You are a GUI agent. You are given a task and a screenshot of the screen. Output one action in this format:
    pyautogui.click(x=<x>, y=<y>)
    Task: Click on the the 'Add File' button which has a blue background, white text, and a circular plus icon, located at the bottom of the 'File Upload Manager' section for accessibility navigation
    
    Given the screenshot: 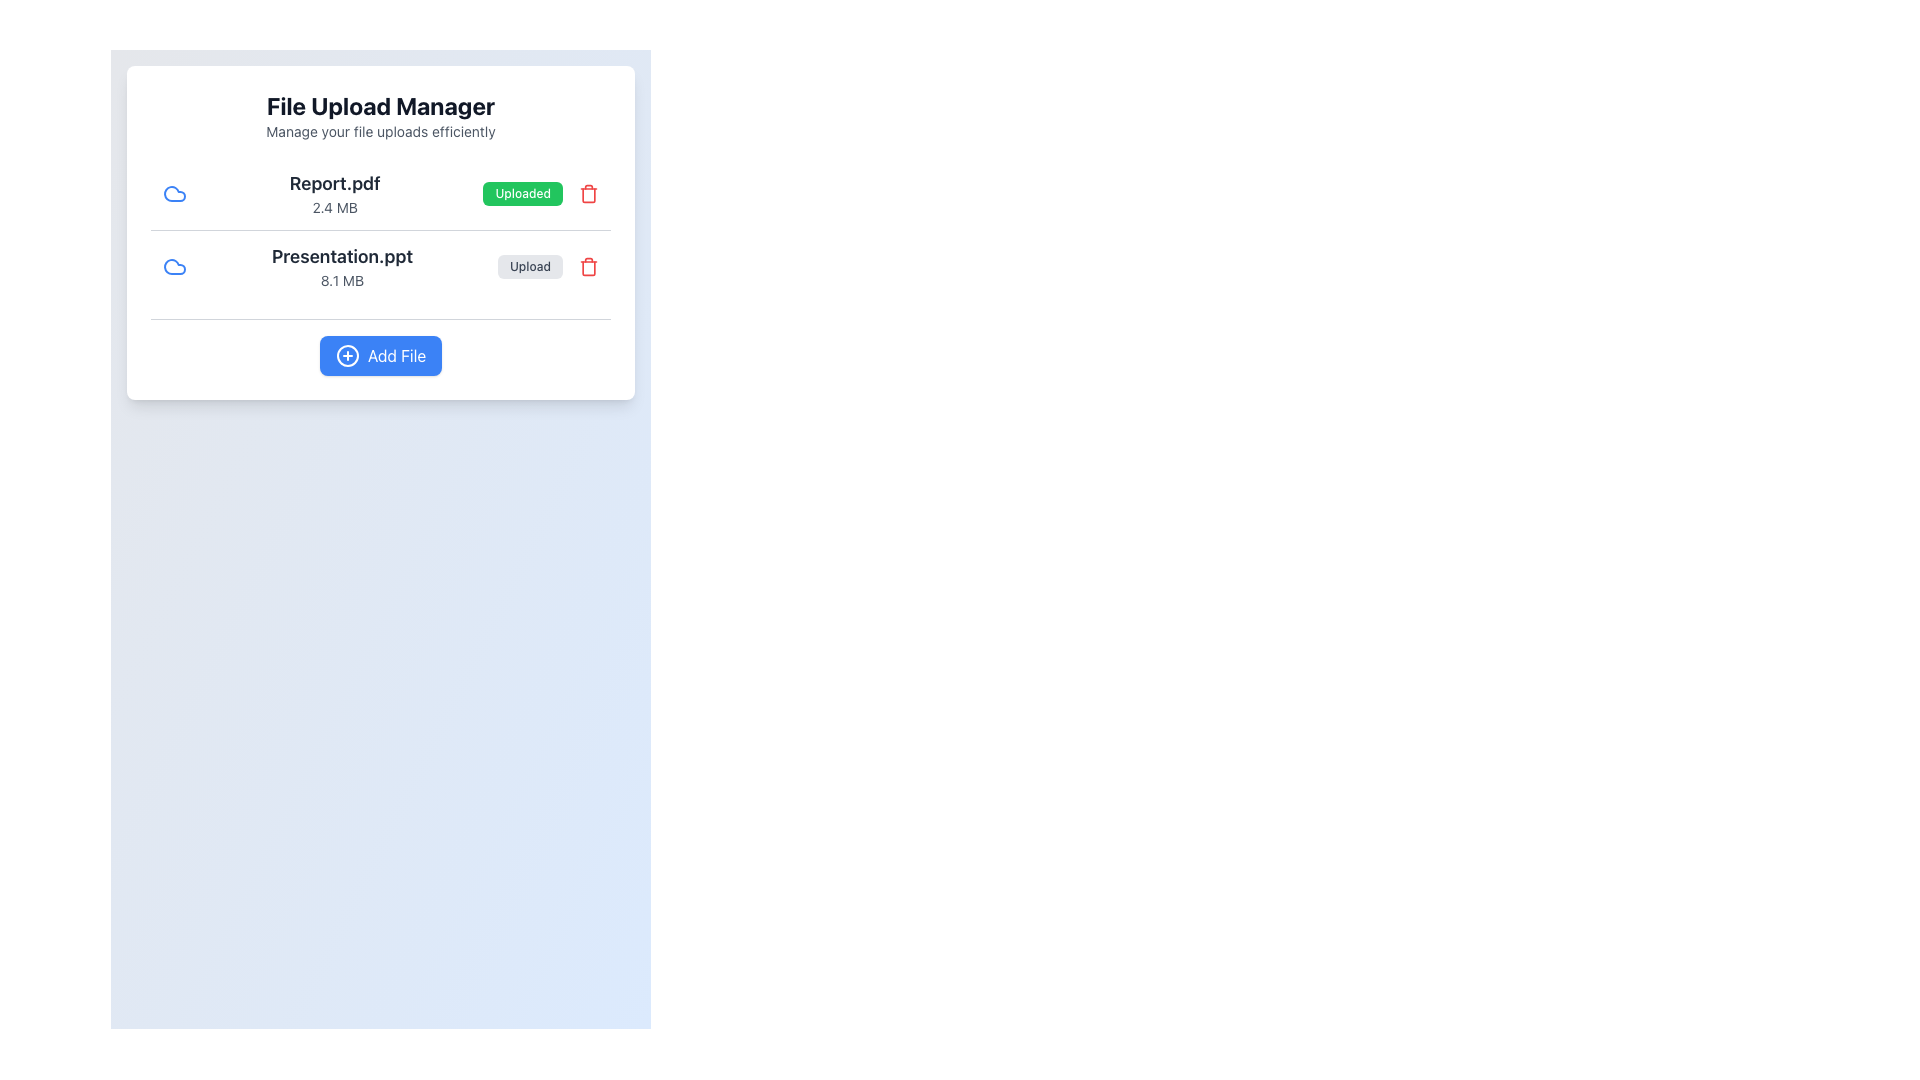 What is the action you would take?
    pyautogui.click(x=380, y=346)
    